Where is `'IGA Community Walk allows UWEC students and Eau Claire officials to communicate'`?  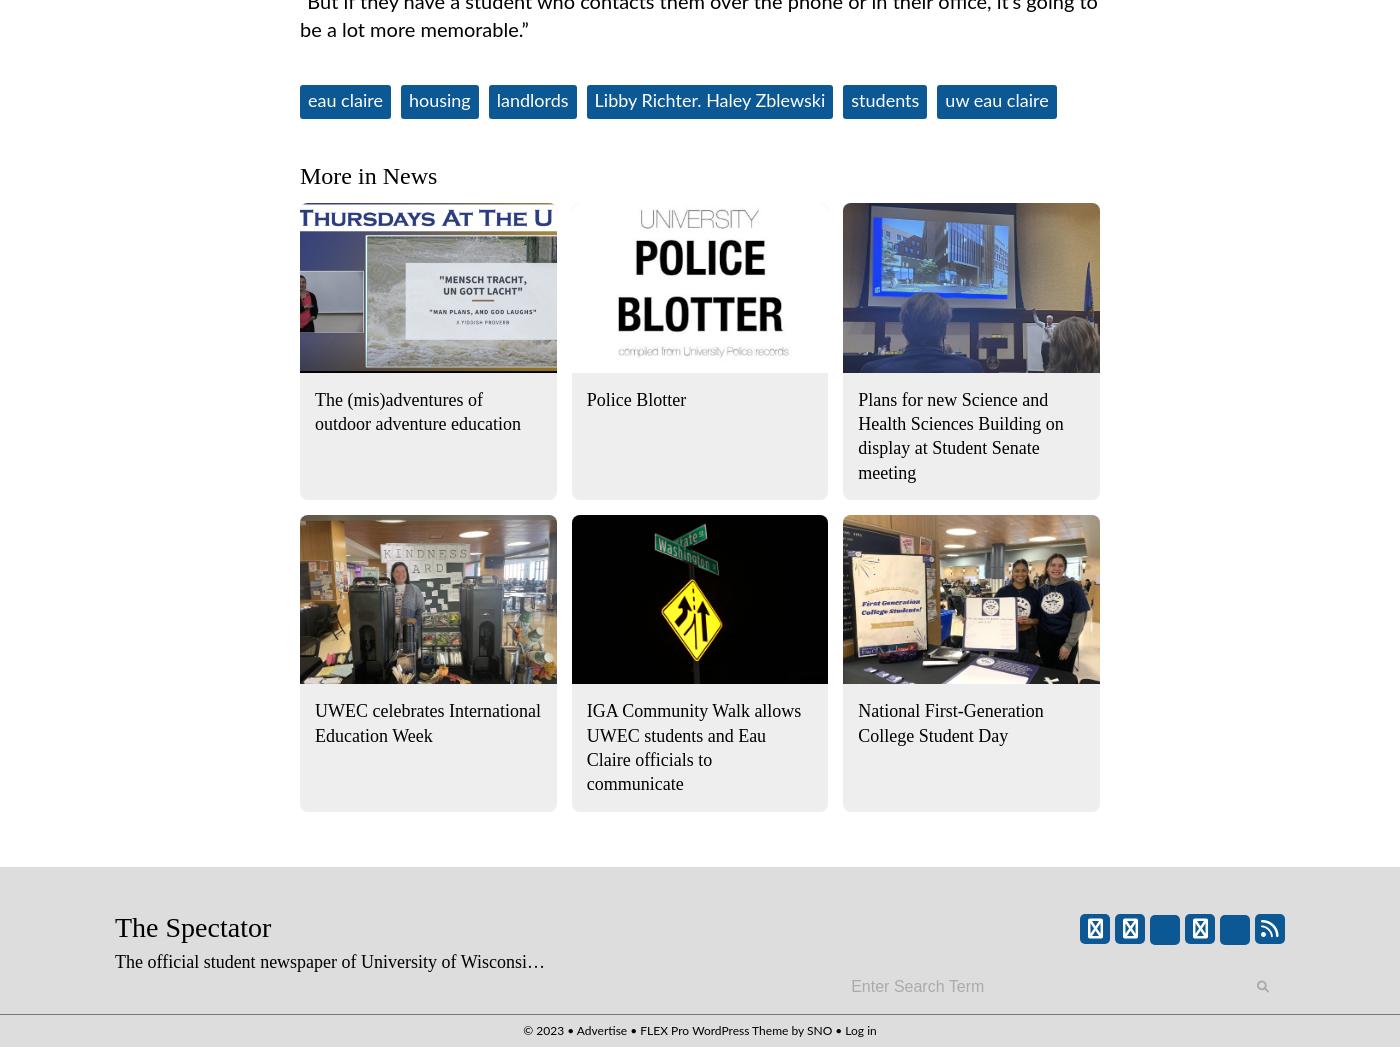 'IGA Community Walk allows UWEC students and Eau Claire officials to communicate' is located at coordinates (693, 747).